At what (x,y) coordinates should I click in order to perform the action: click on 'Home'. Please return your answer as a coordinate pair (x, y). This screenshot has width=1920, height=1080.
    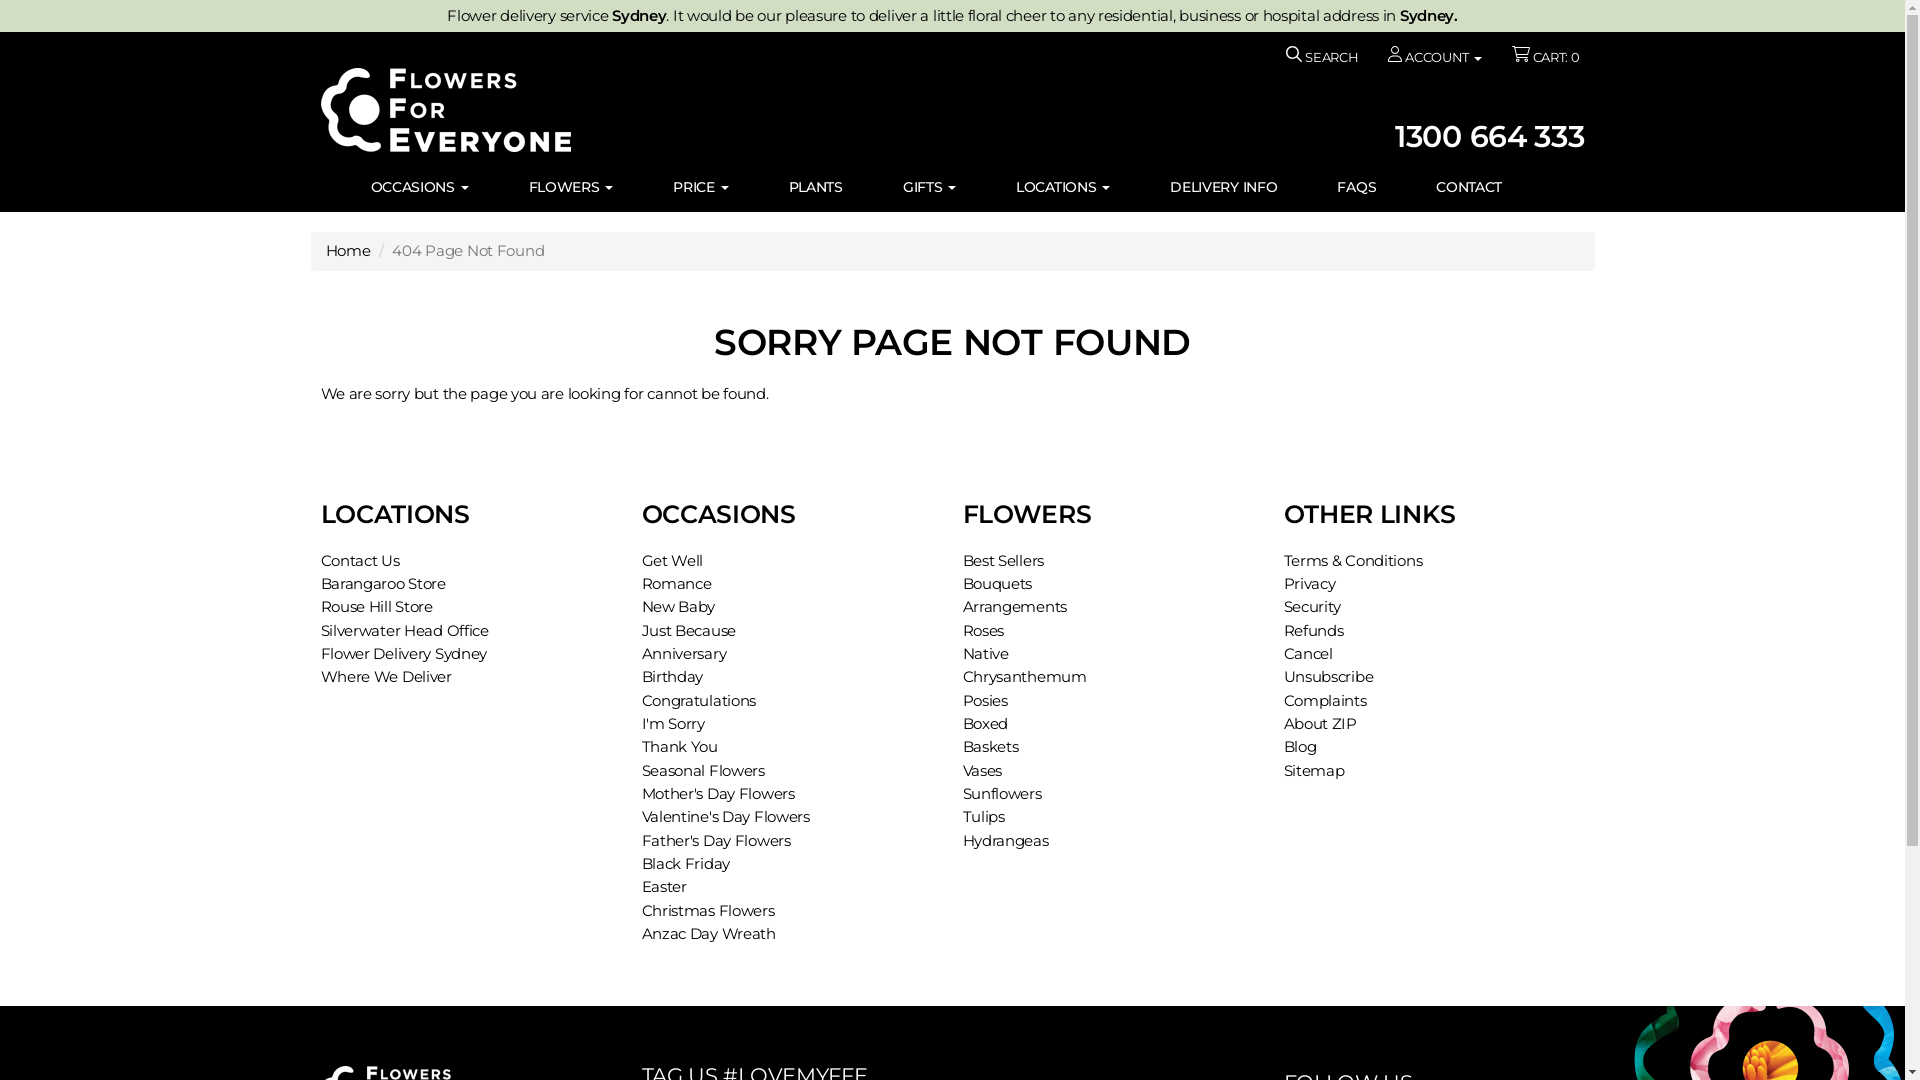
    Looking at the image, I should click on (348, 249).